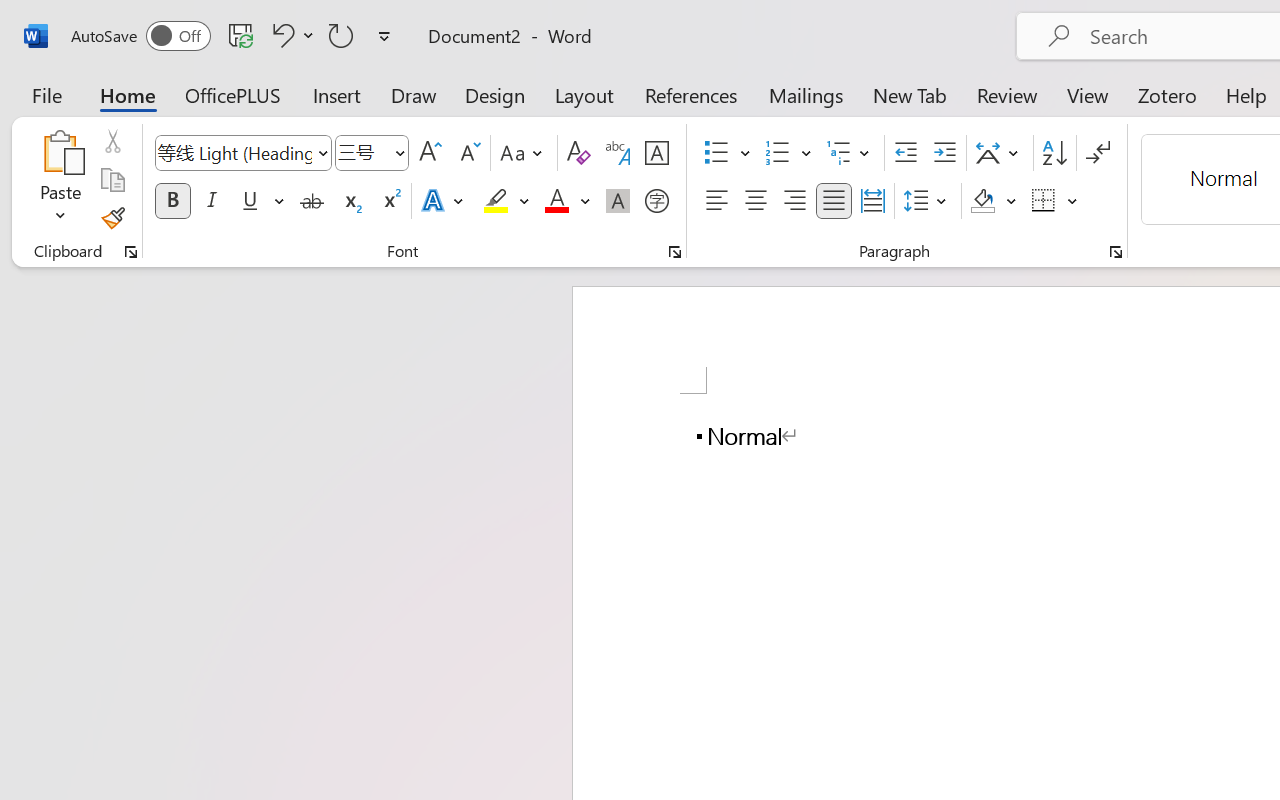  I want to click on 'Underline', so click(260, 201).